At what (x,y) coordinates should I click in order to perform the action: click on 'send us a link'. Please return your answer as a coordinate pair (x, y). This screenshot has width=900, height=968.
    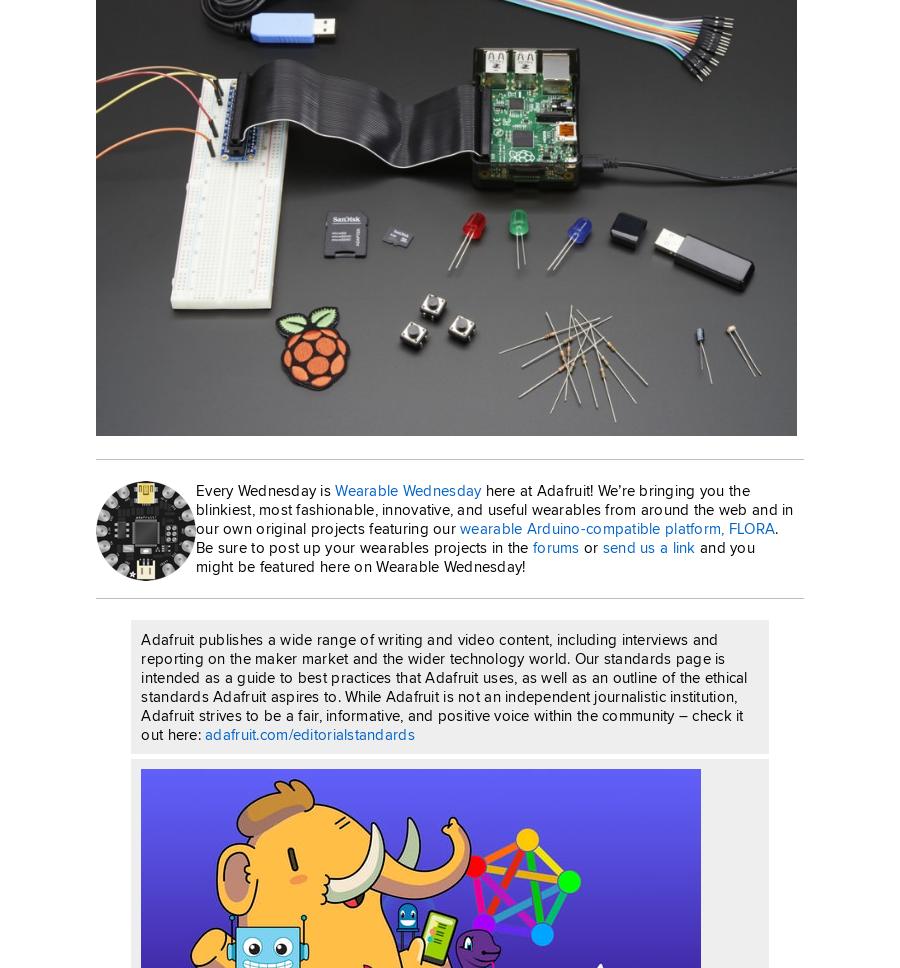
    Looking at the image, I should click on (648, 545).